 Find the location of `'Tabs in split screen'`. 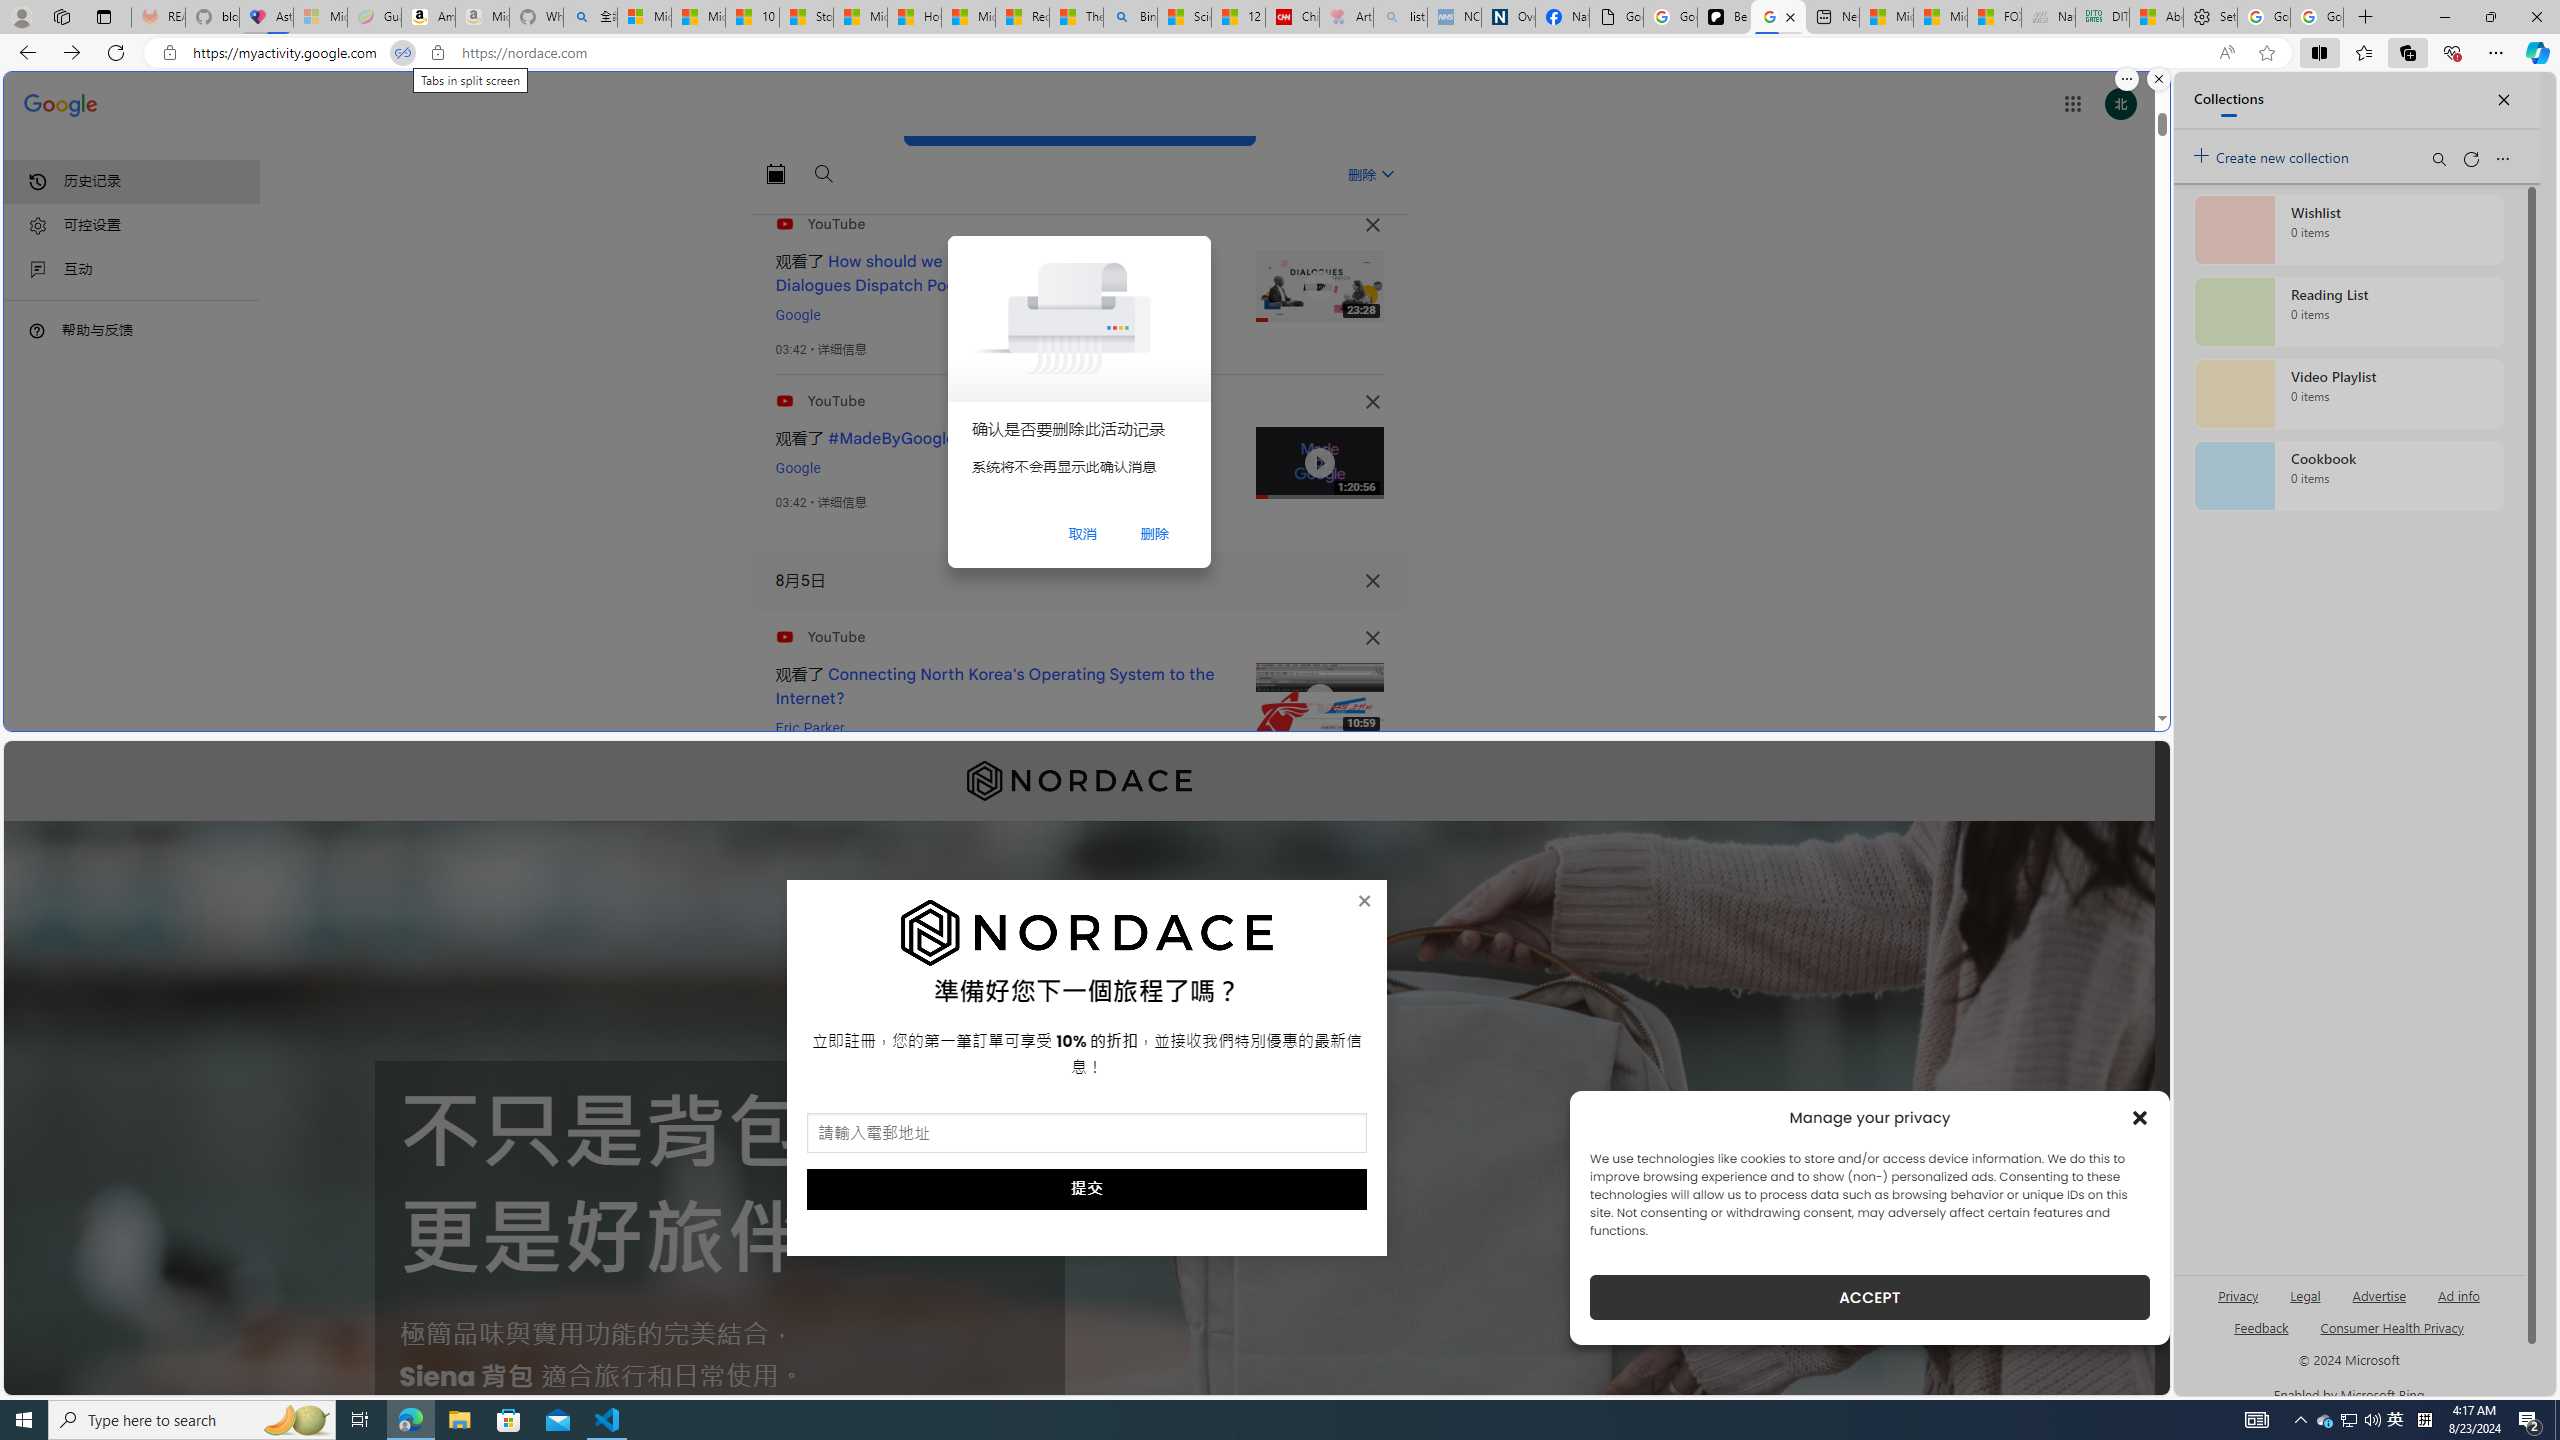

'Tabs in split screen' is located at coordinates (400, 53).